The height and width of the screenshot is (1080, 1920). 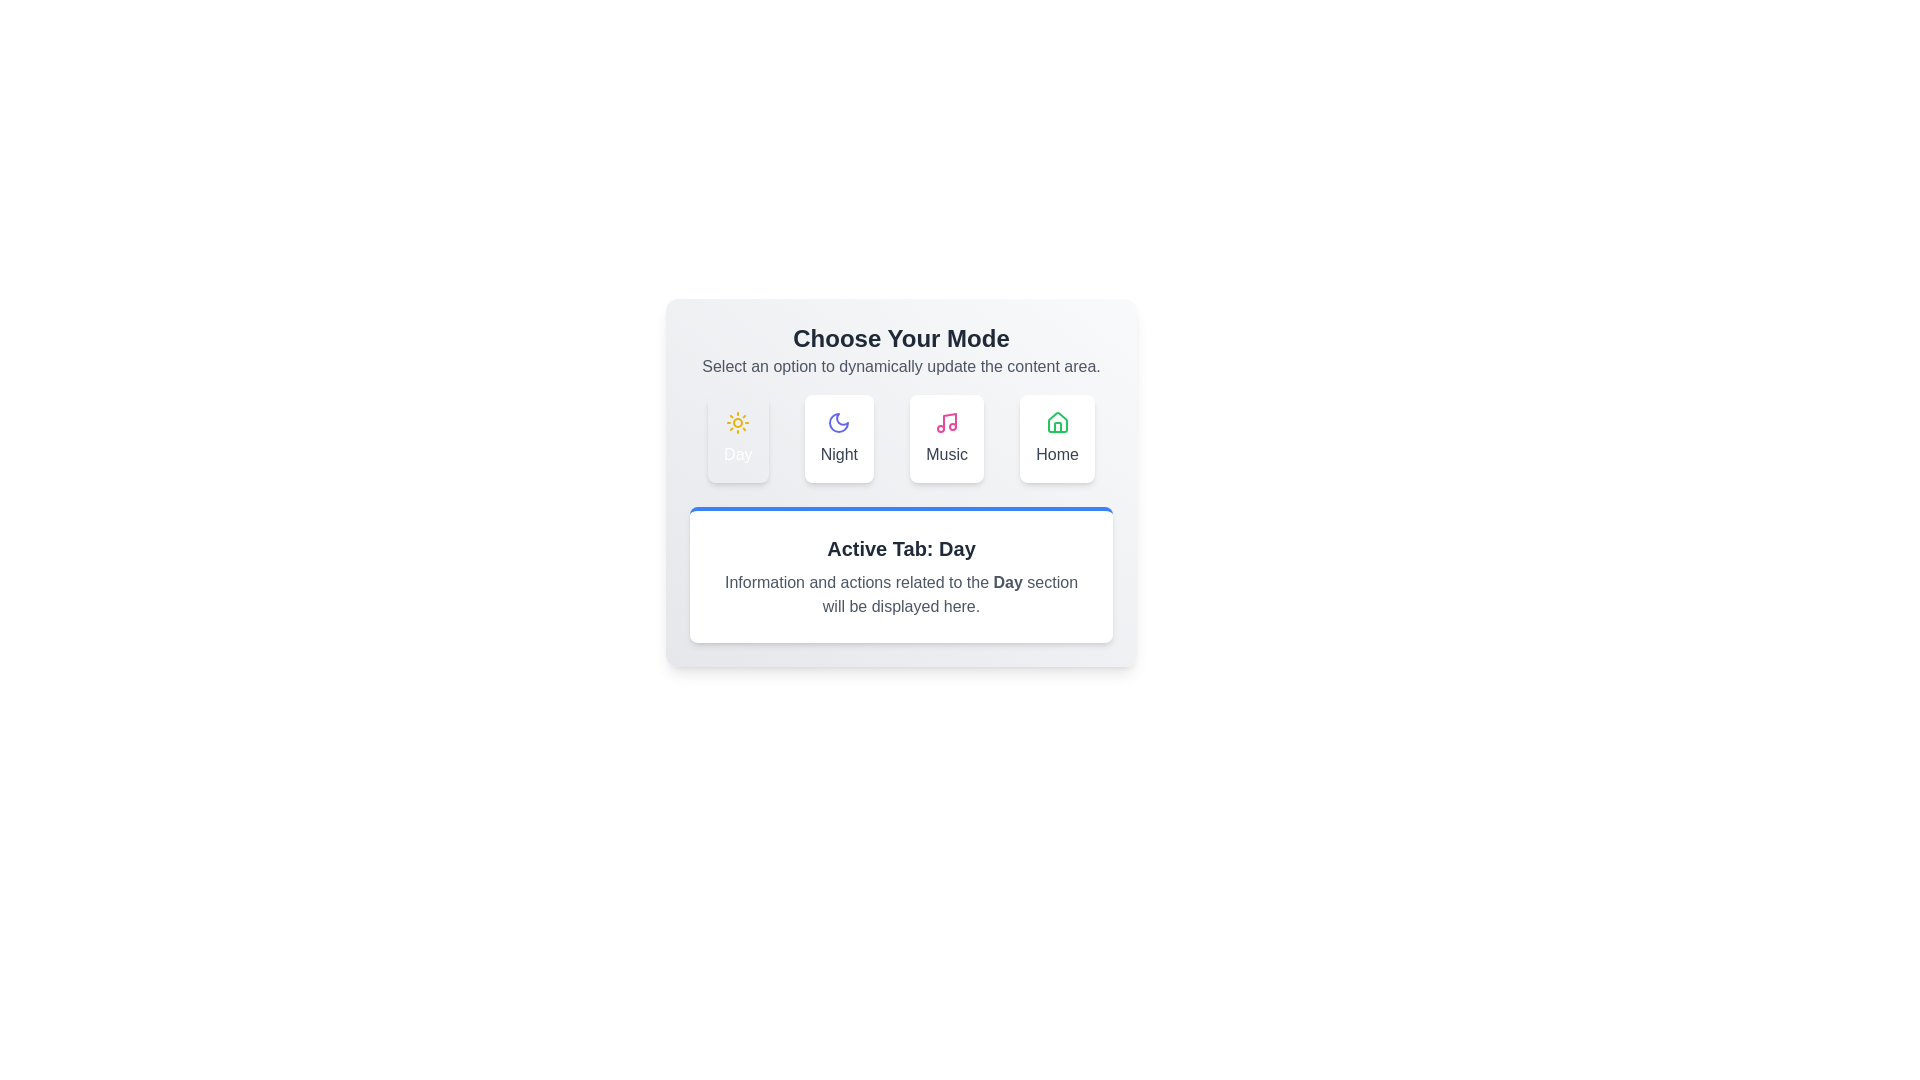 I want to click on the static text element that provides instructions directly below 'Choose Your Mode' in the interface, so click(x=900, y=366).